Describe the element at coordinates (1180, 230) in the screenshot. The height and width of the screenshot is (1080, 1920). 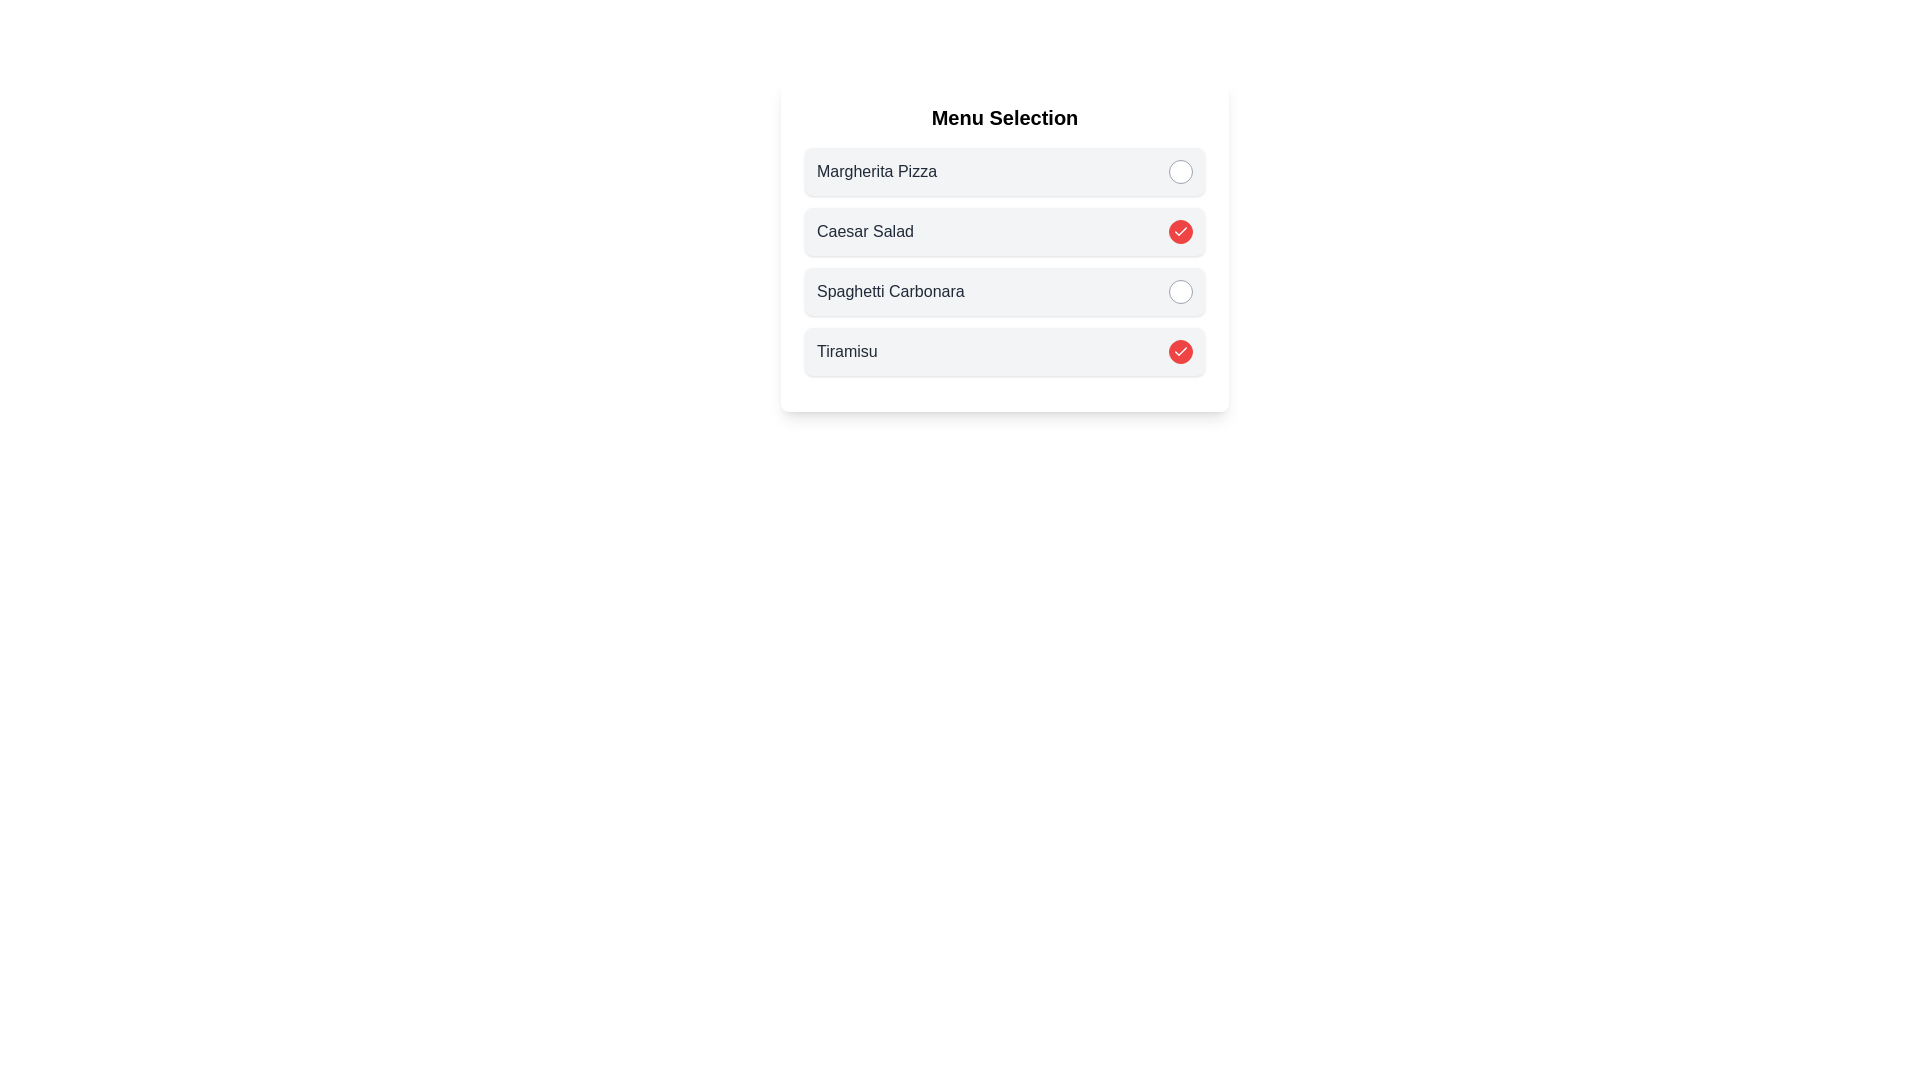
I see `the menu item corresponding to Caesar Salad` at that location.